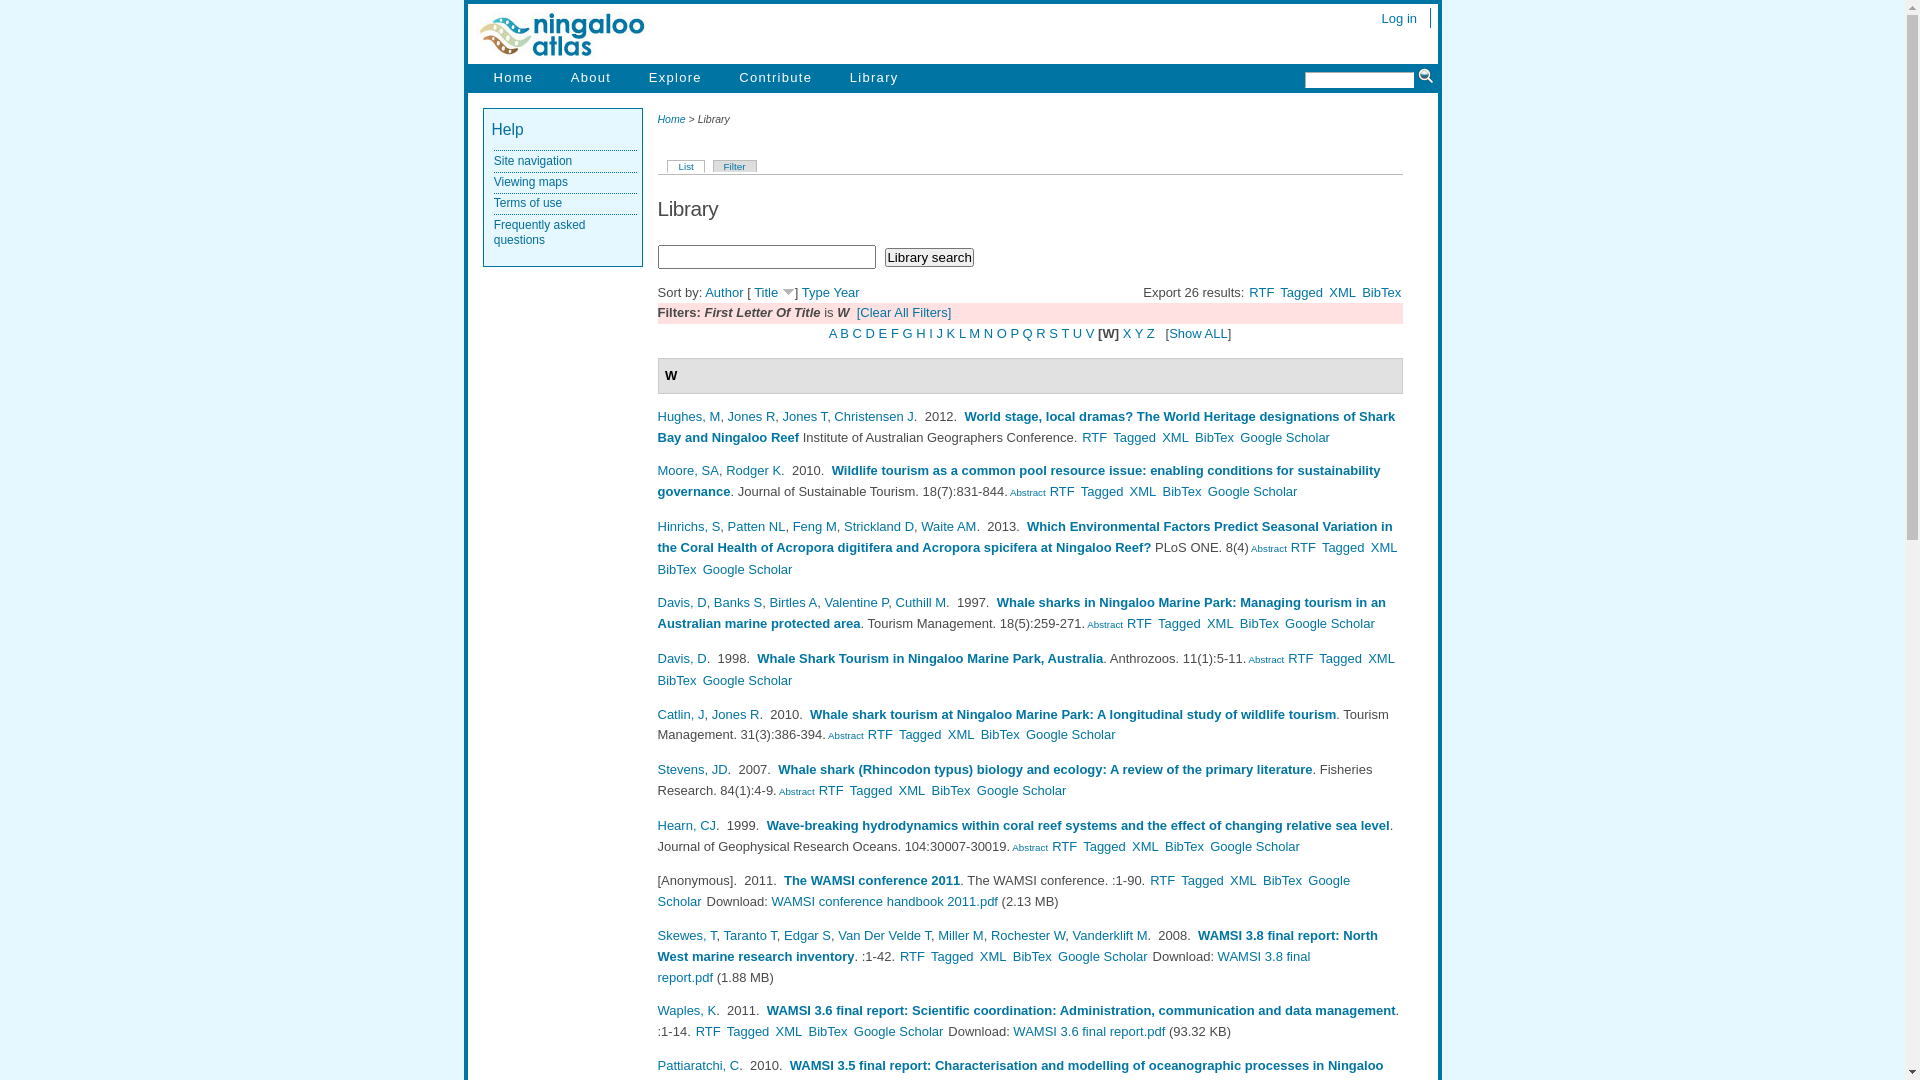 This screenshot has height=1080, width=1920. Describe the element at coordinates (1127, 332) in the screenshot. I see `'X'` at that location.